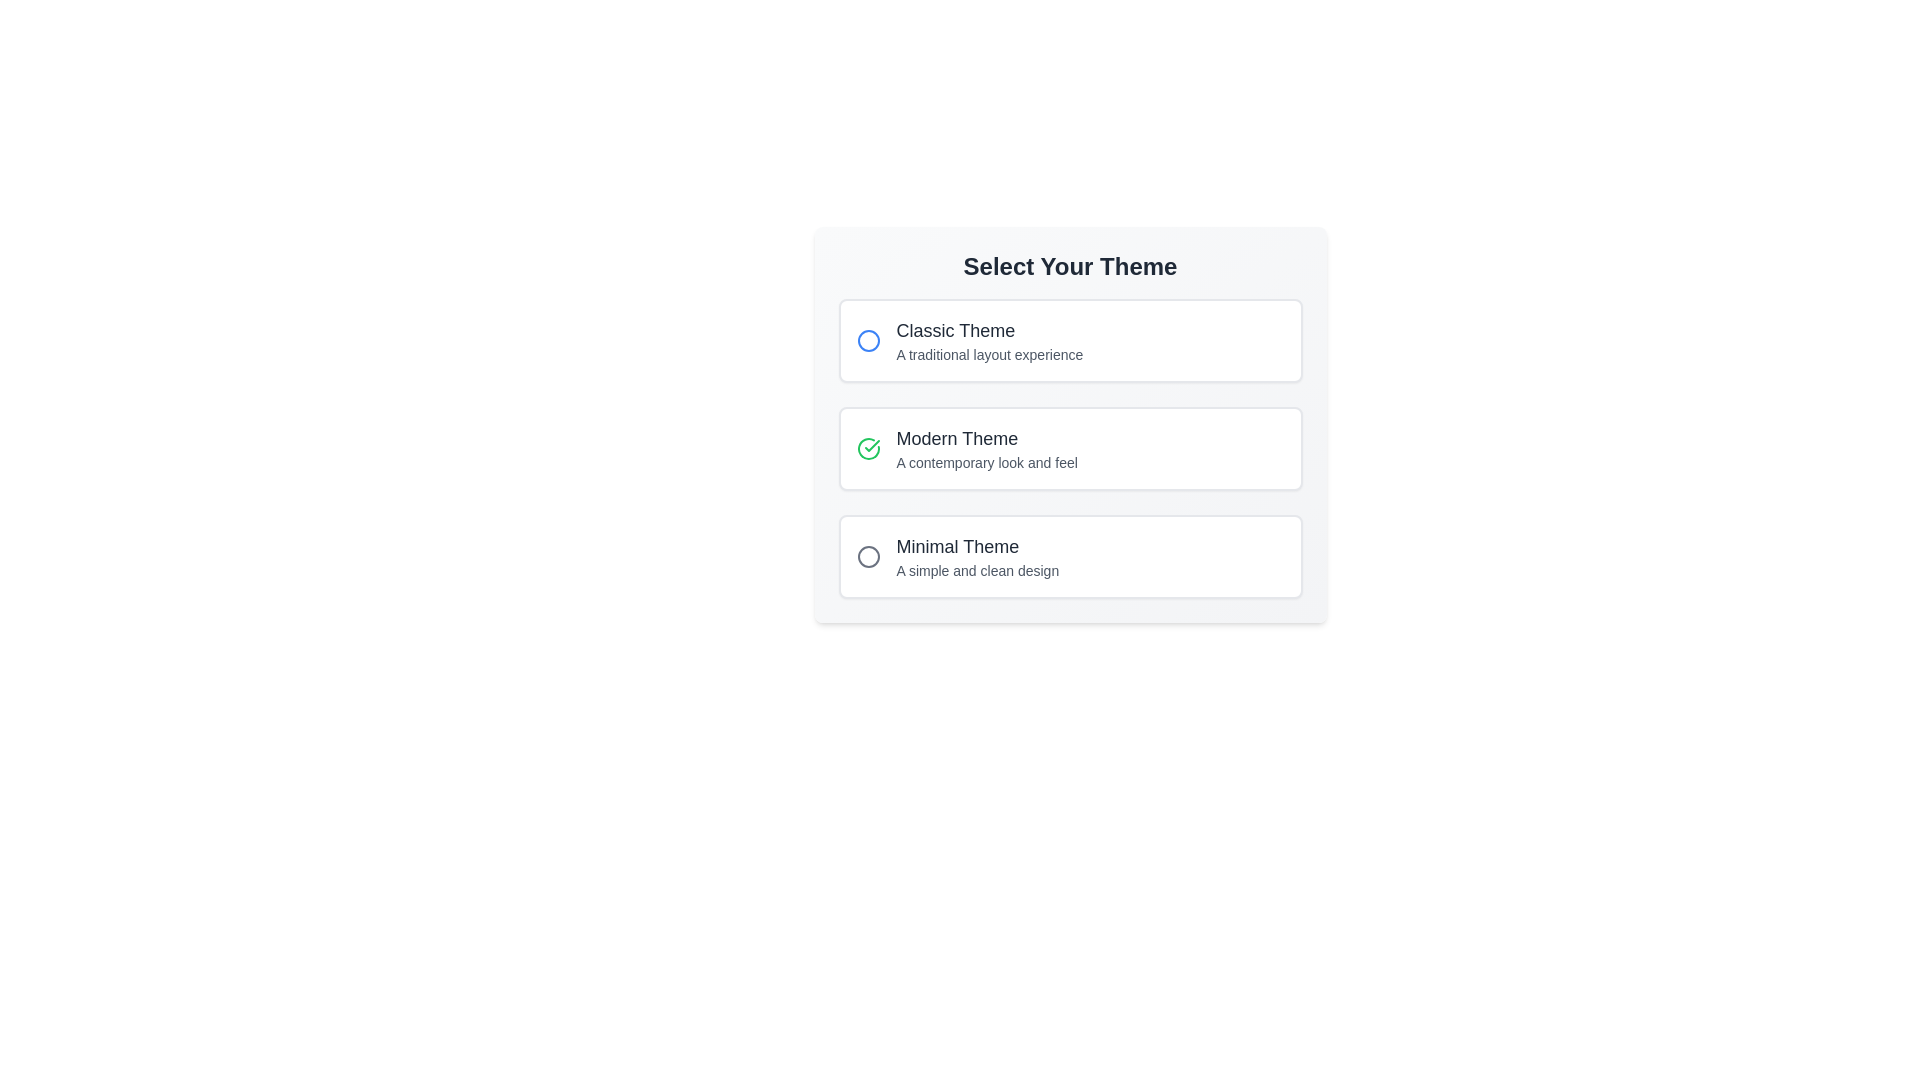 This screenshot has width=1920, height=1080. I want to click on the Label that describes the 'Classic Theme' option, which is positioned directly to the right of a circular icon in the theme selection panel, so click(989, 339).